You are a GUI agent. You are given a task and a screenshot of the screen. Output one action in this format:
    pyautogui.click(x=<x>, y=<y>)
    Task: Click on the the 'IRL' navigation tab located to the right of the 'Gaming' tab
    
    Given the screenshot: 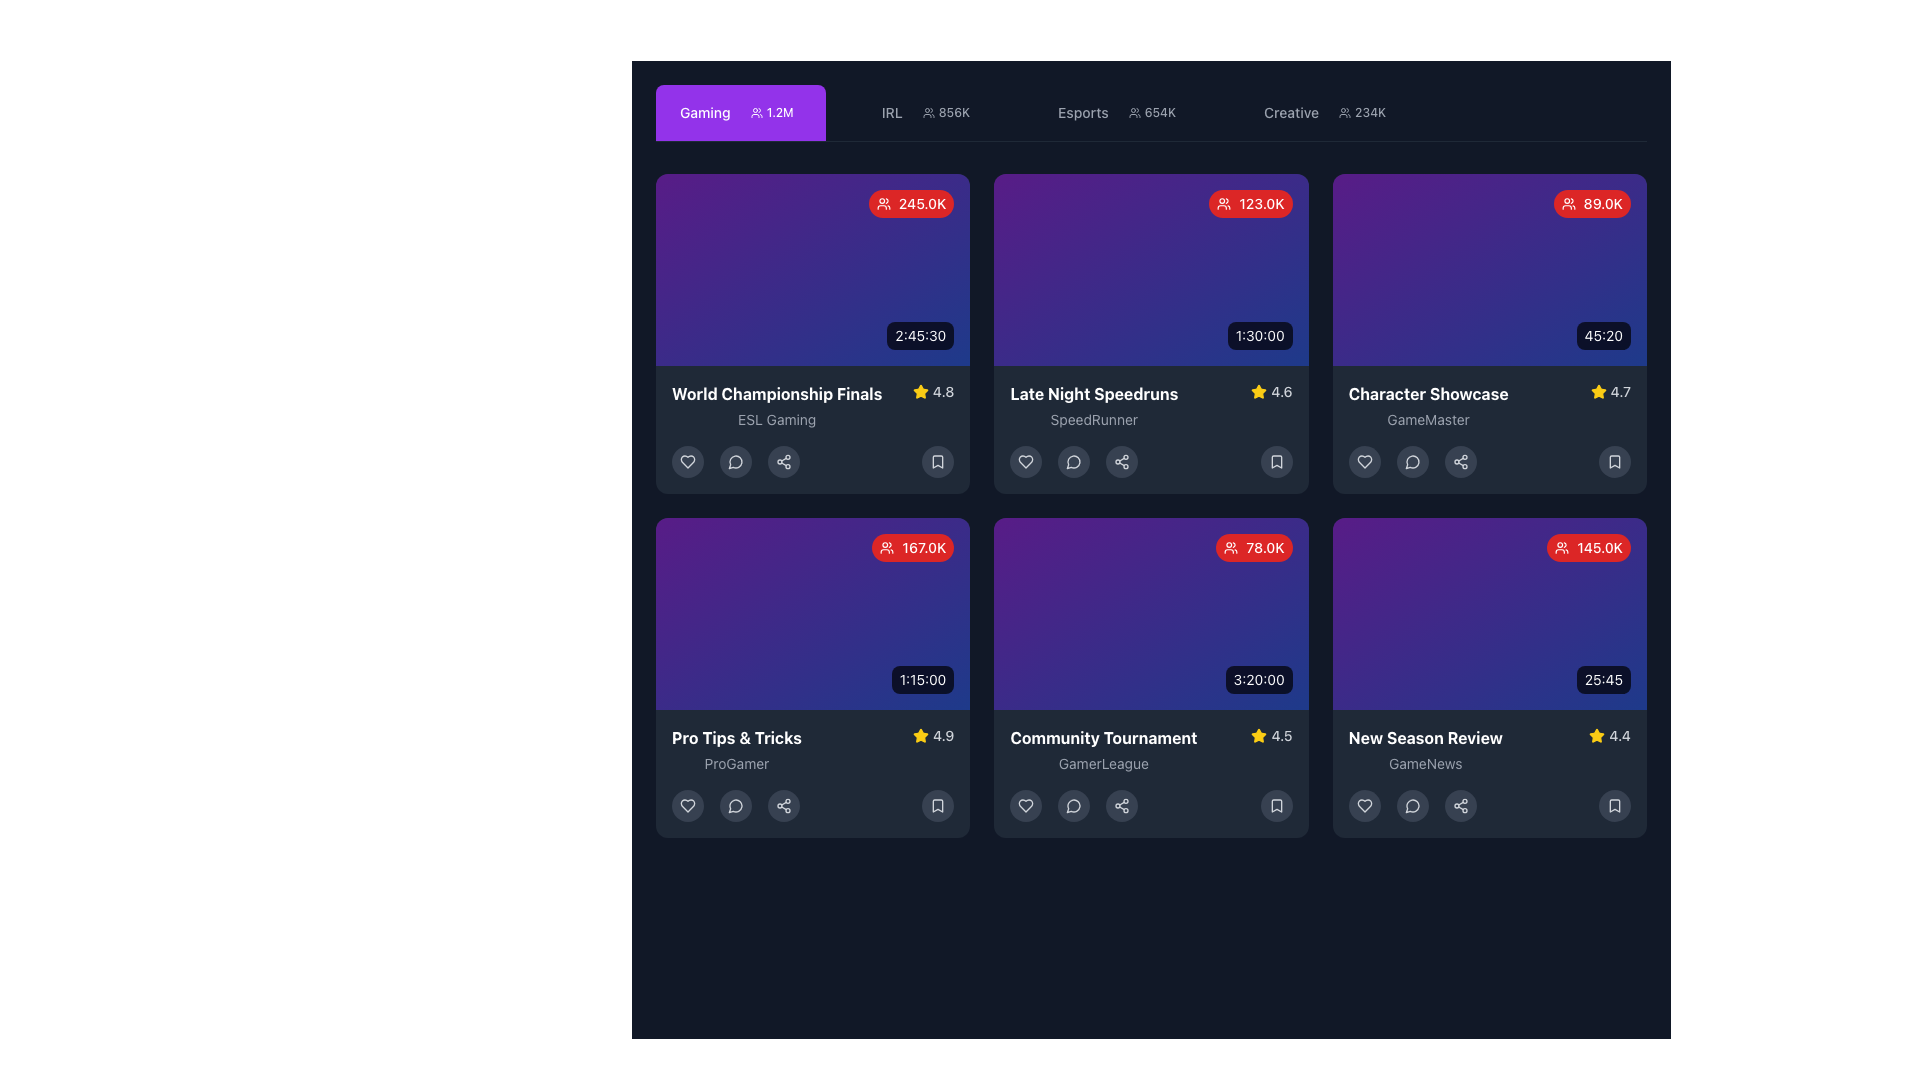 What is the action you would take?
    pyautogui.click(x=928, y=112)
    